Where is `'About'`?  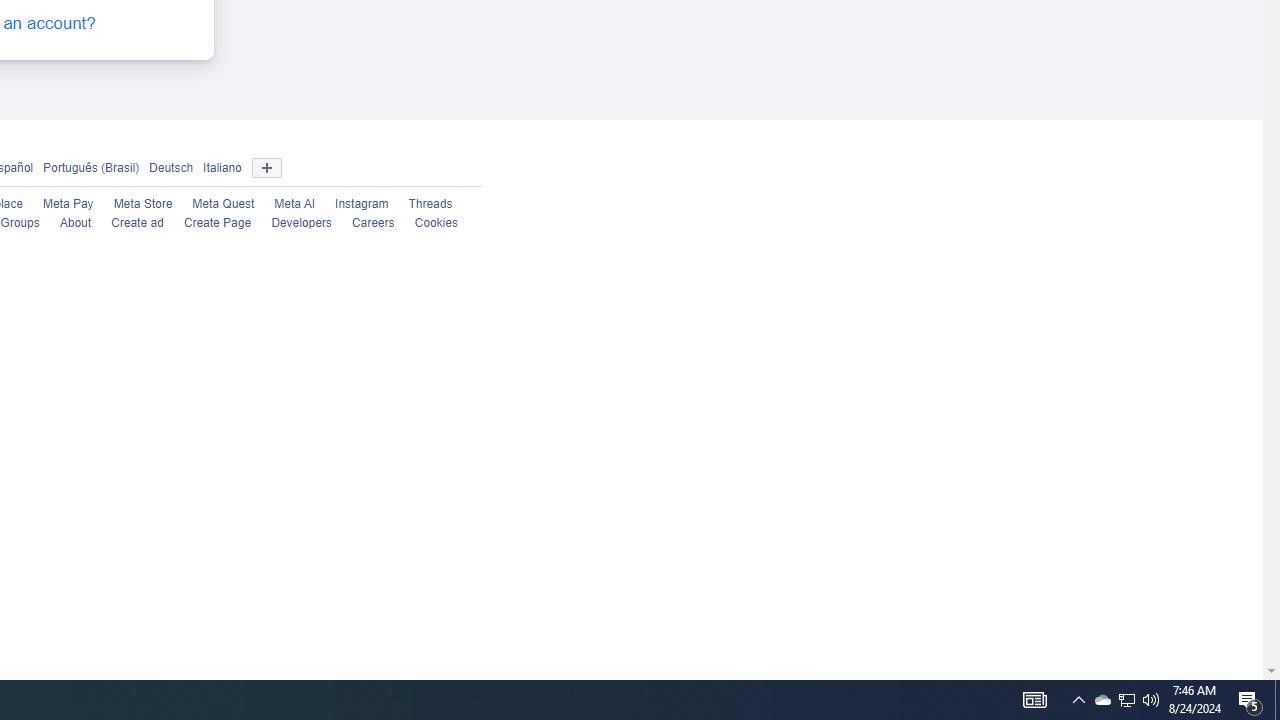
'About' is located at coordinates (75, 223).